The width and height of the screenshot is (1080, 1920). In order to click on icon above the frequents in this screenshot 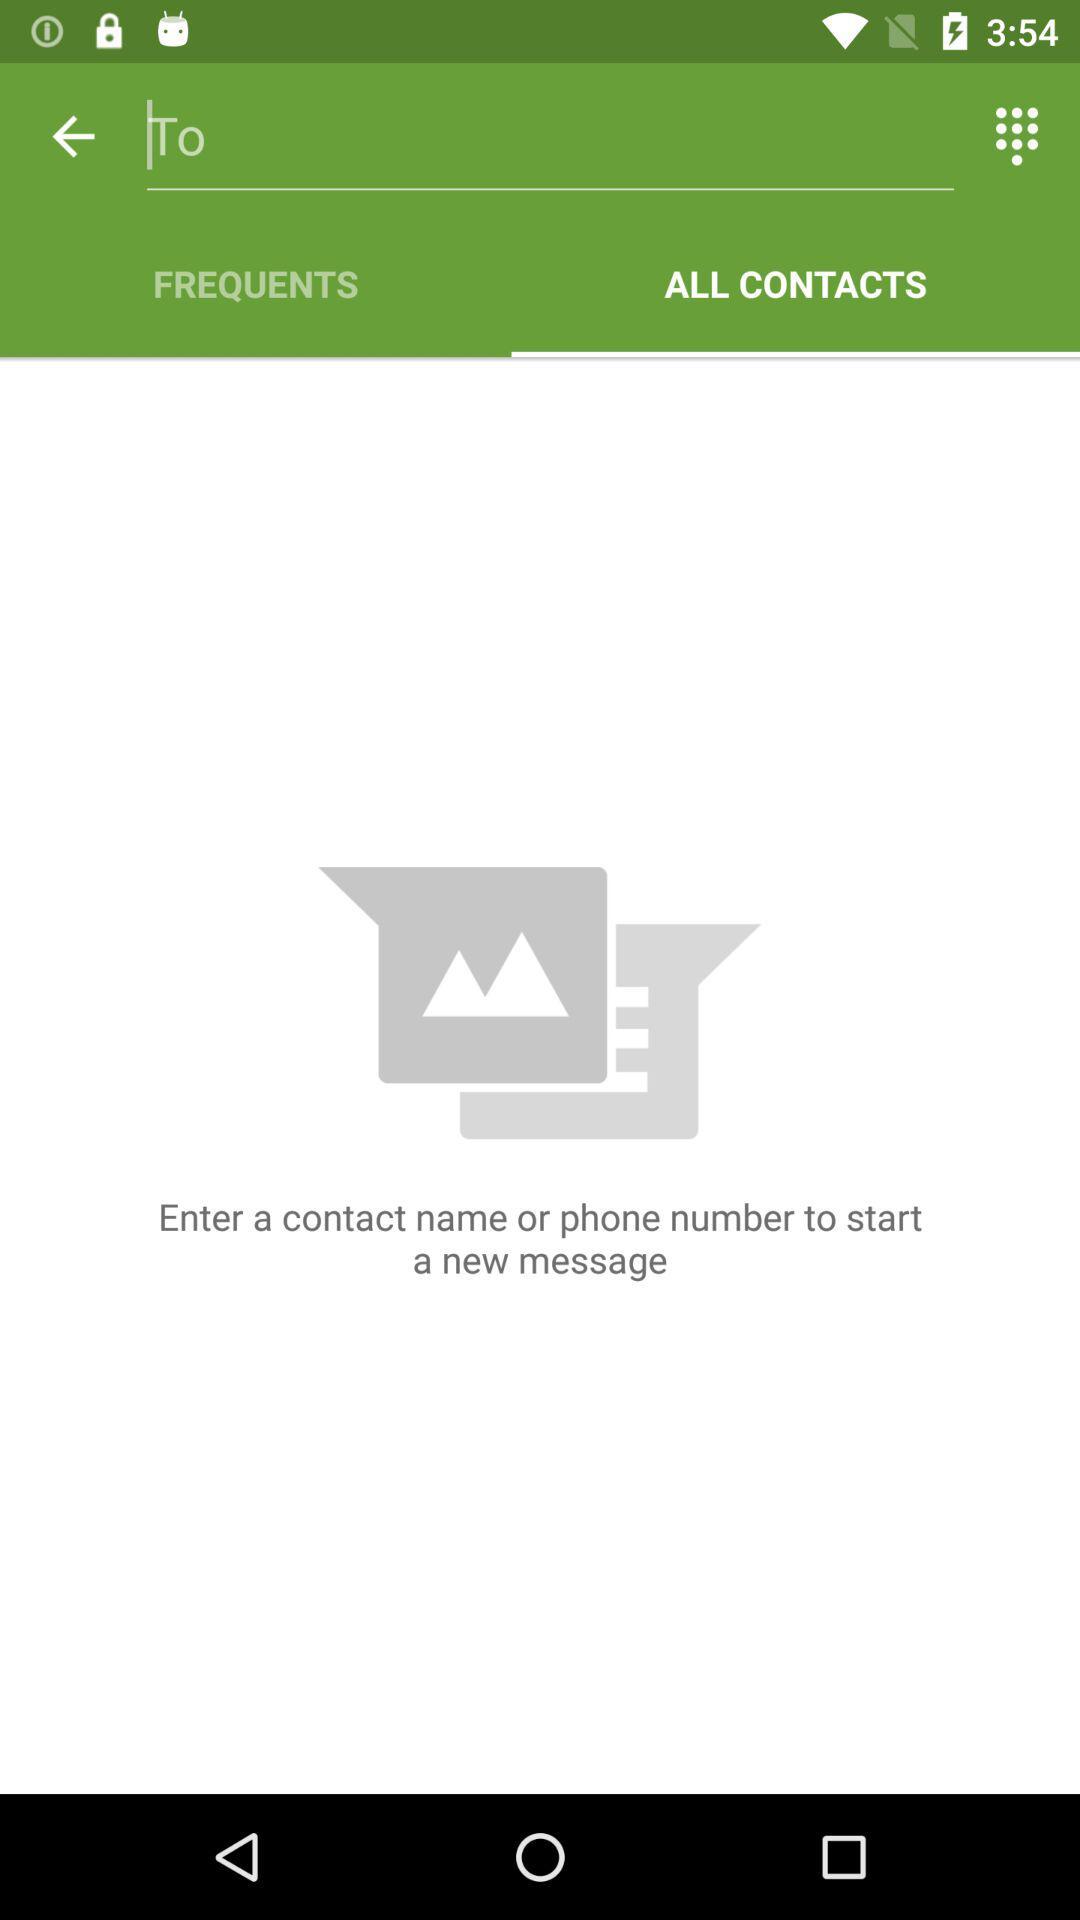, I will do `click(550, 135)`.